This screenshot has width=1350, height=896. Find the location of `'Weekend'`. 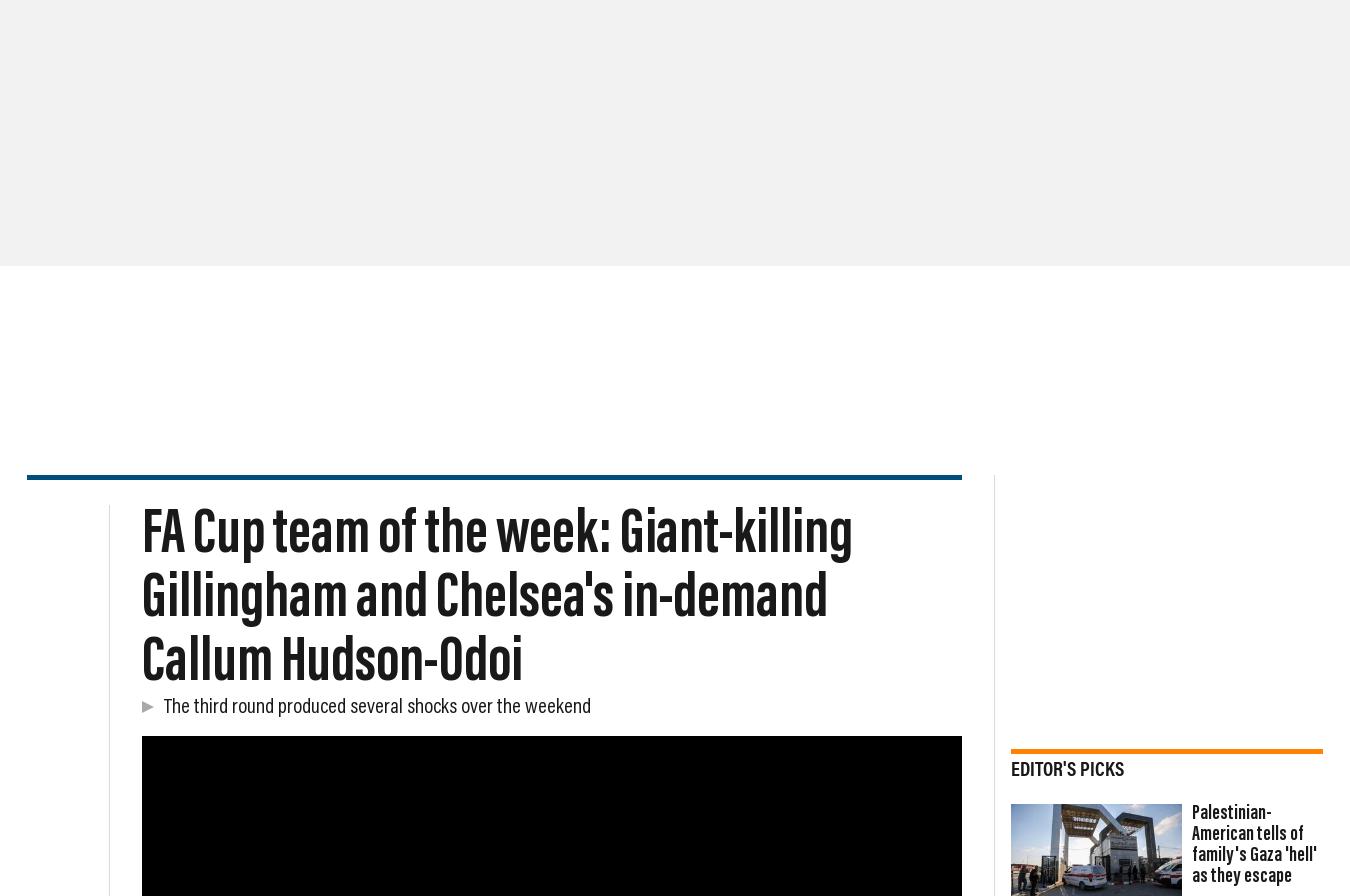

'Weekend' is located at coordinates (142, 149).